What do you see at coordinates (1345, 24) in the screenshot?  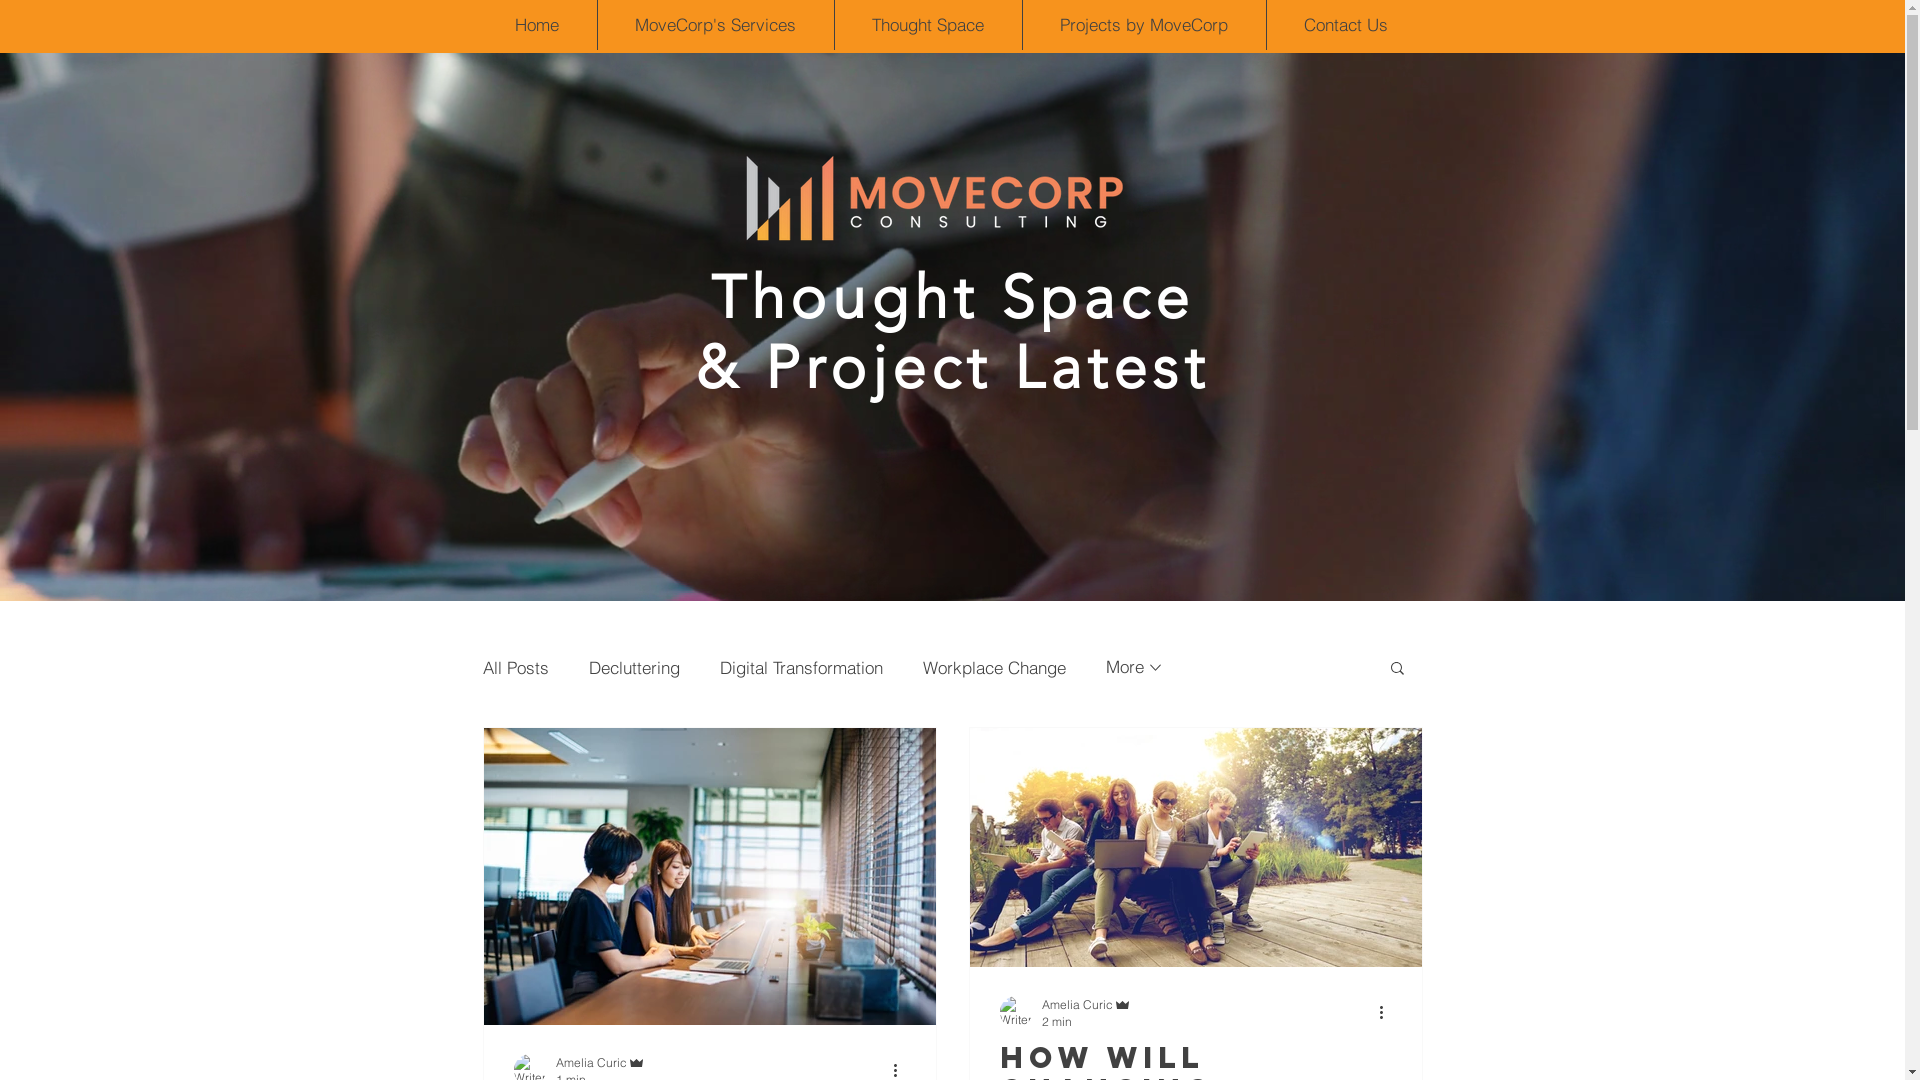 I see `'Contact Us'` at bounding box center [1345, 24].